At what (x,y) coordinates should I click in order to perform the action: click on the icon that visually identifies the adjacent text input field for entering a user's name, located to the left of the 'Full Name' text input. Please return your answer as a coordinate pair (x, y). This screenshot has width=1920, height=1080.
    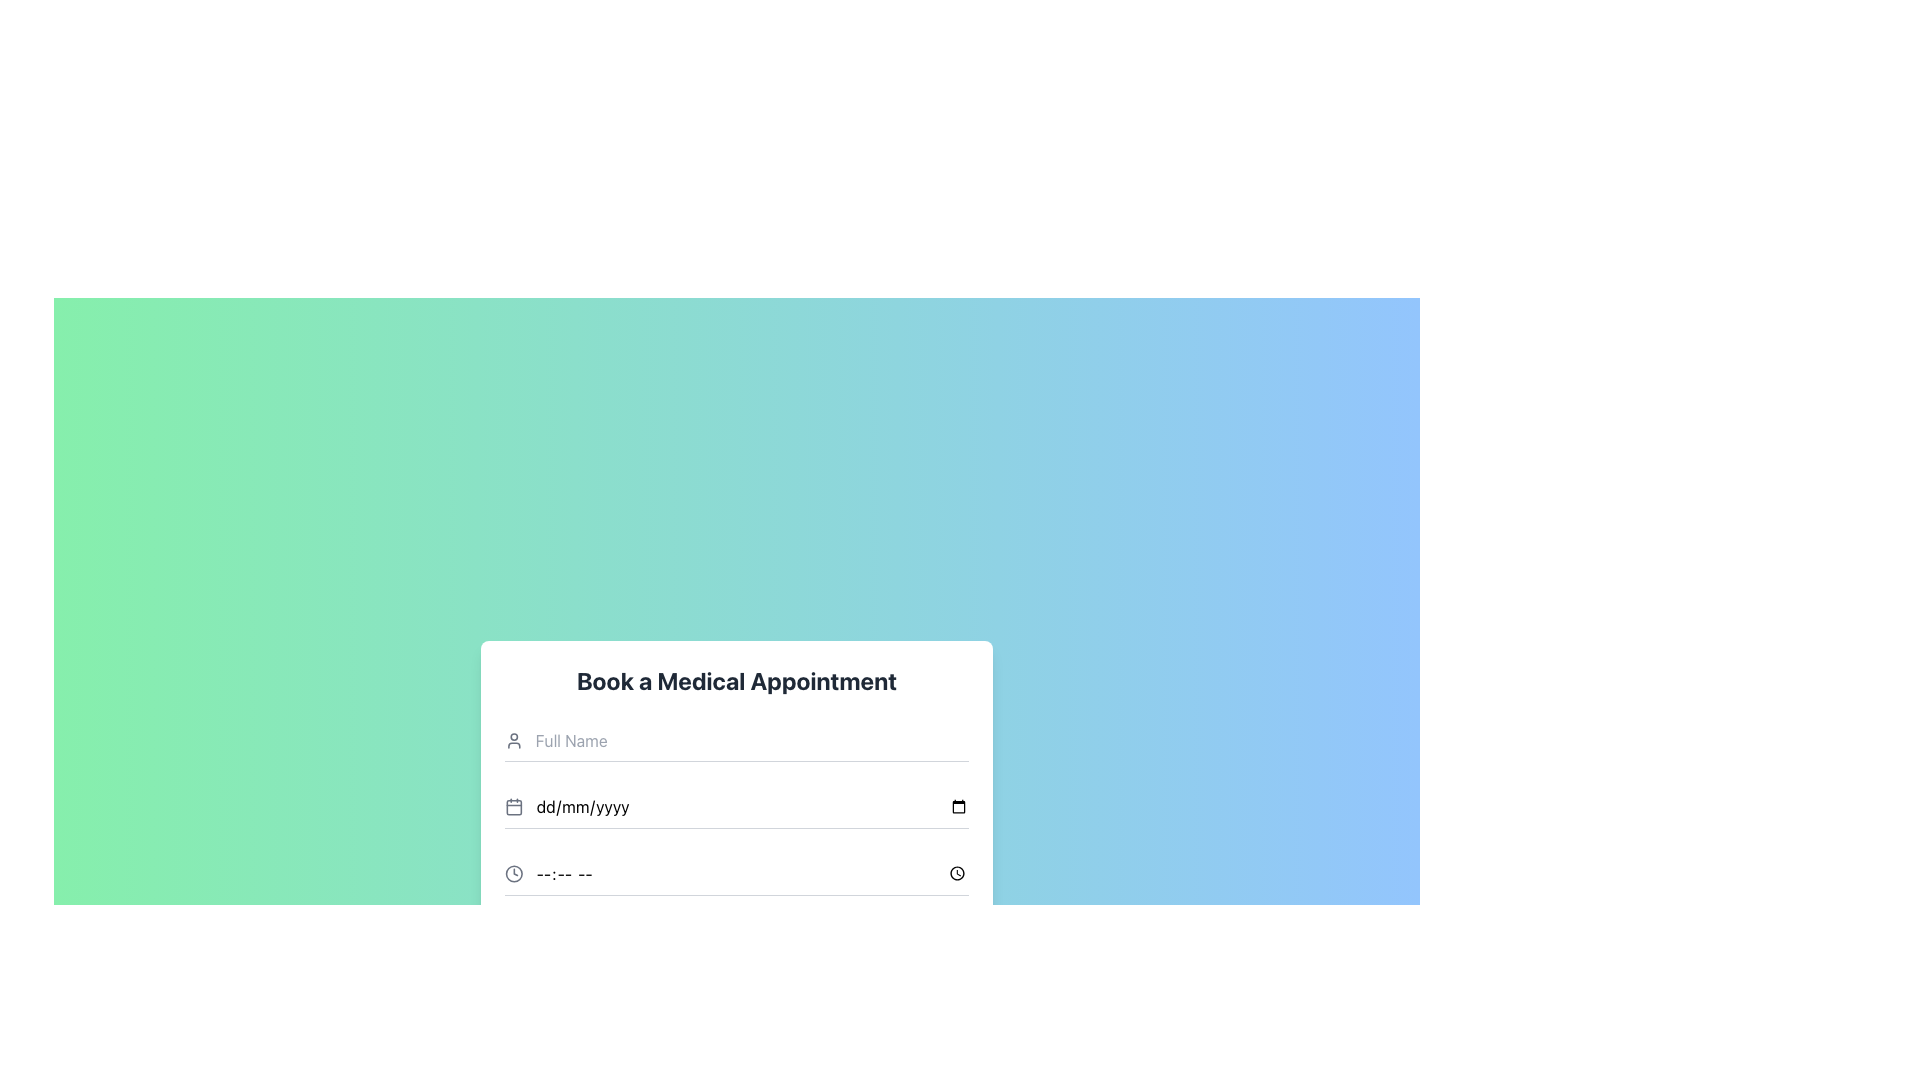
    Looking at the image, I should click on (514, 740).